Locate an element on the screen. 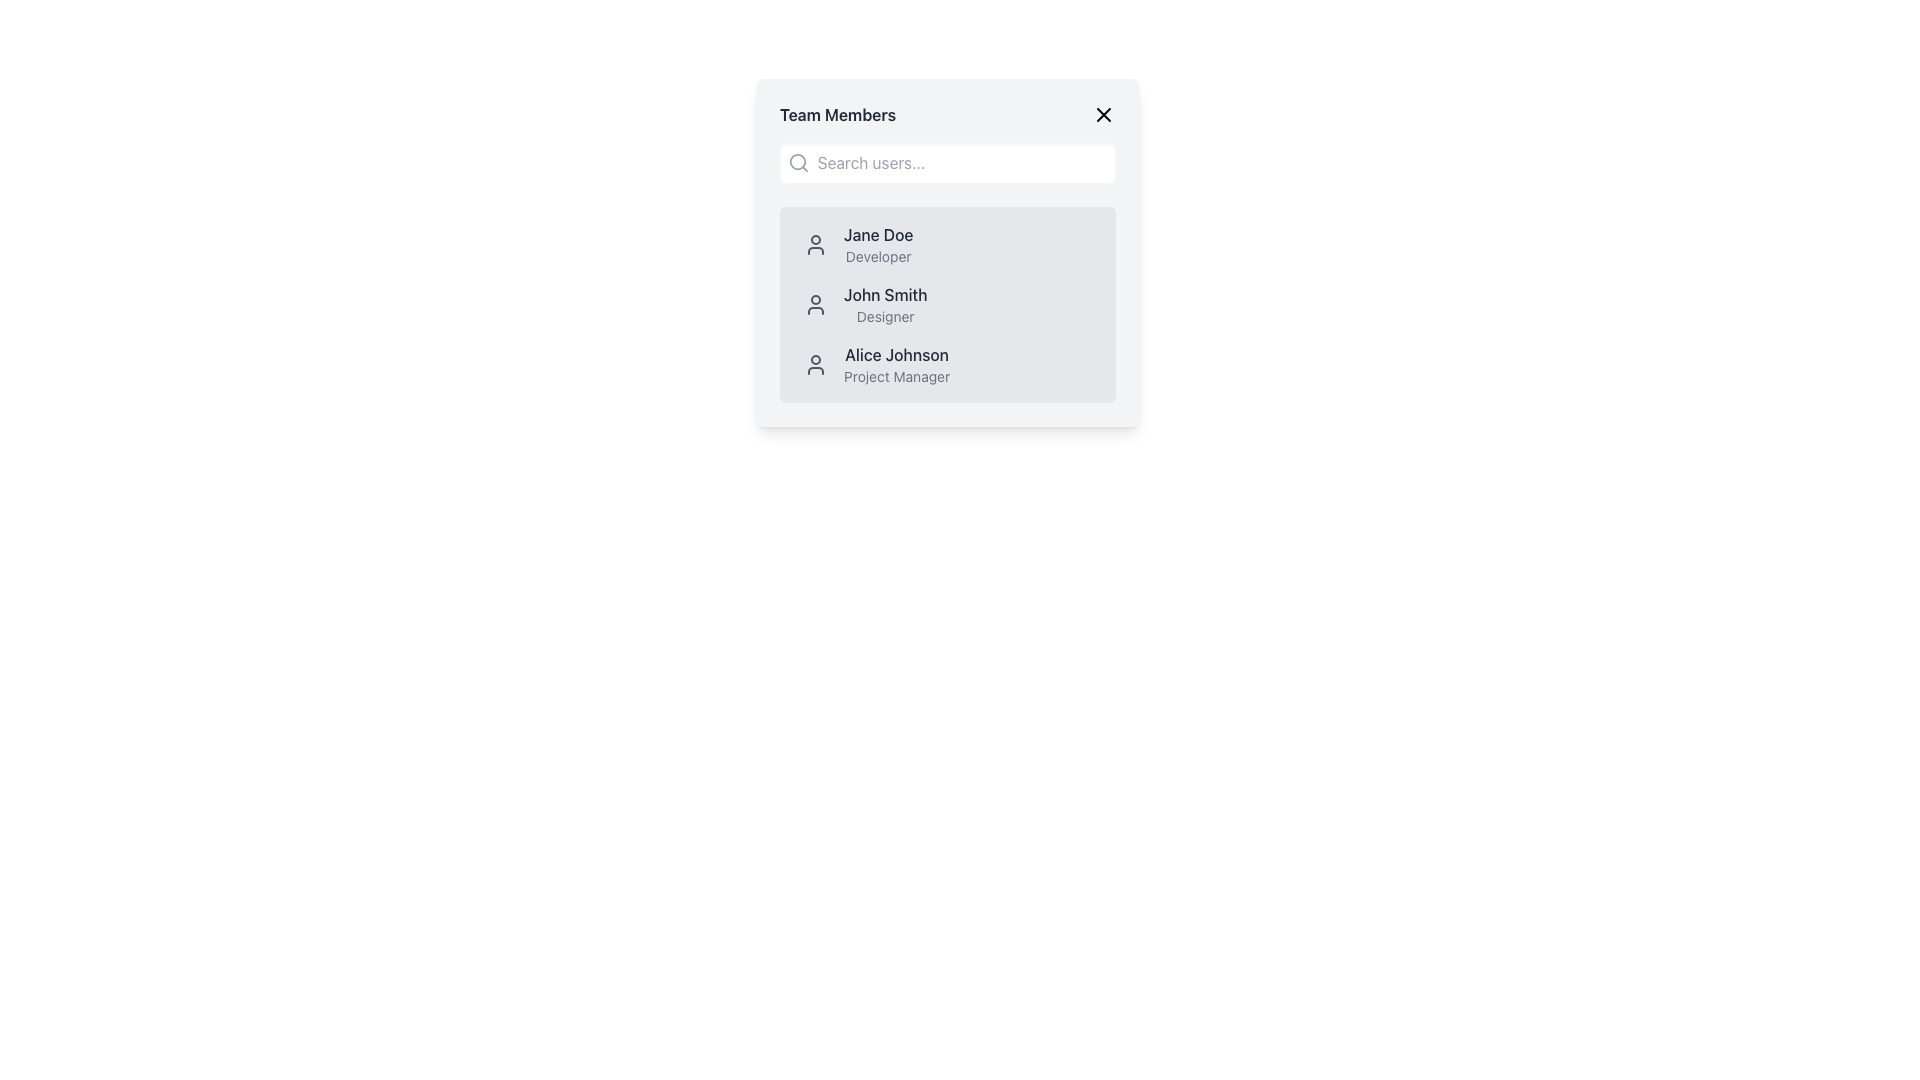  the user icon representing 'Alice Johnson', the Project Manager, located to the left of the name in the team members list is located at coordinates (816, 365).